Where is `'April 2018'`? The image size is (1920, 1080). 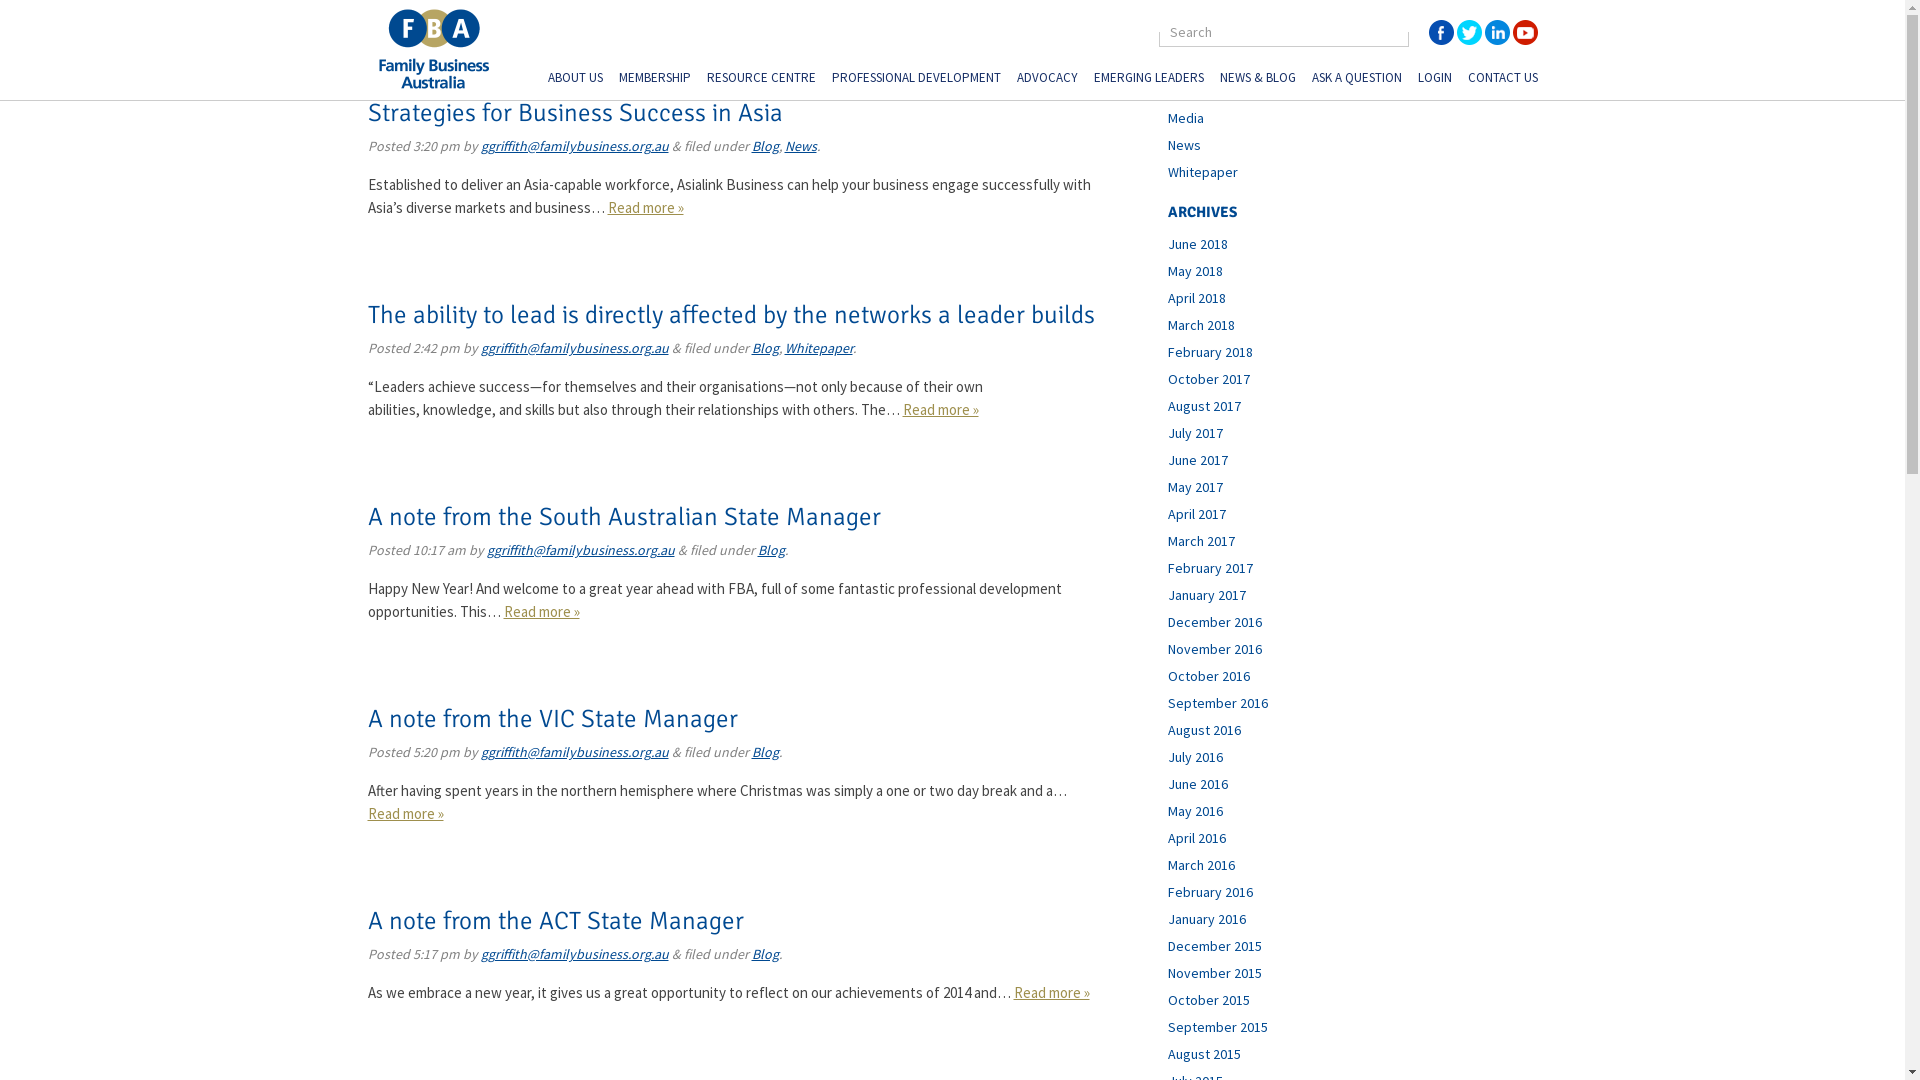 'April 2018' is located at coordinates (1196, 297).